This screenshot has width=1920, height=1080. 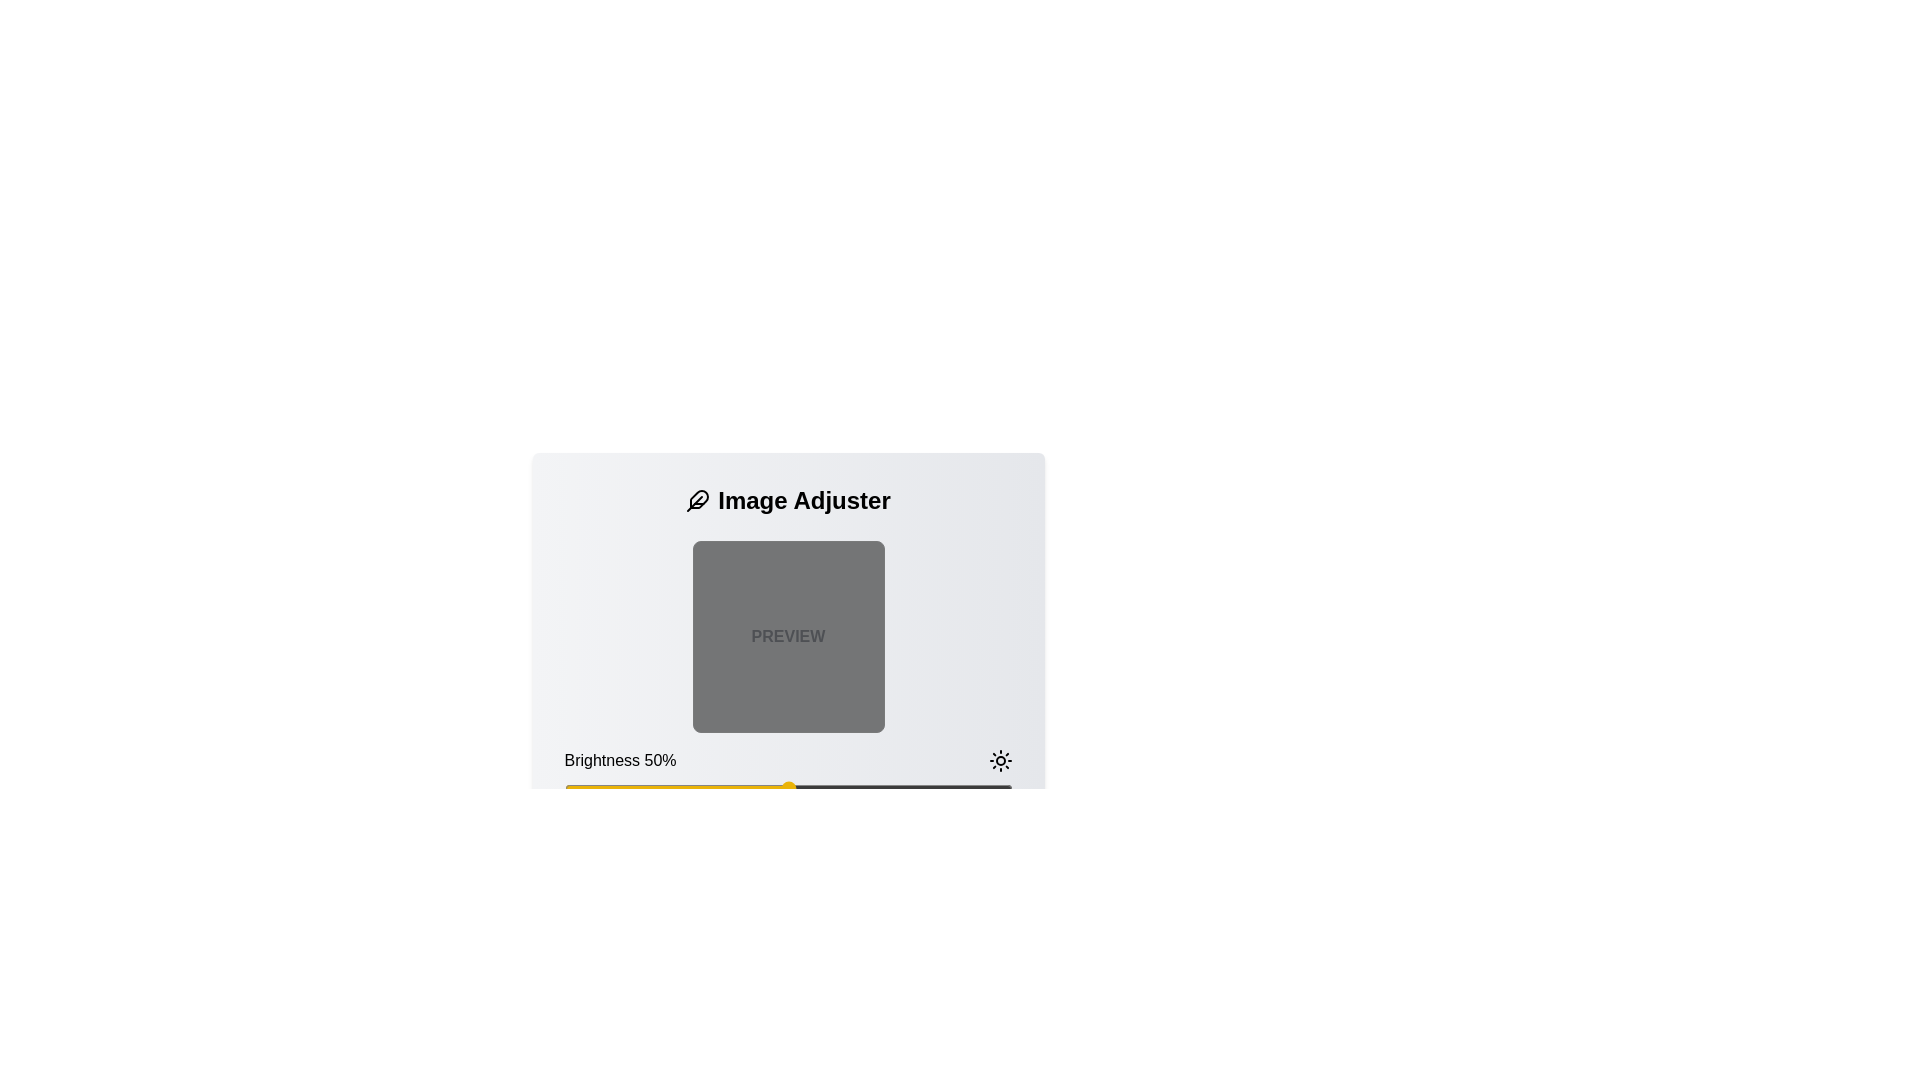 What do you see at coordinates (939, 788) in the screenshot?
I see `the brightness level` at bounding box center [939, 788].